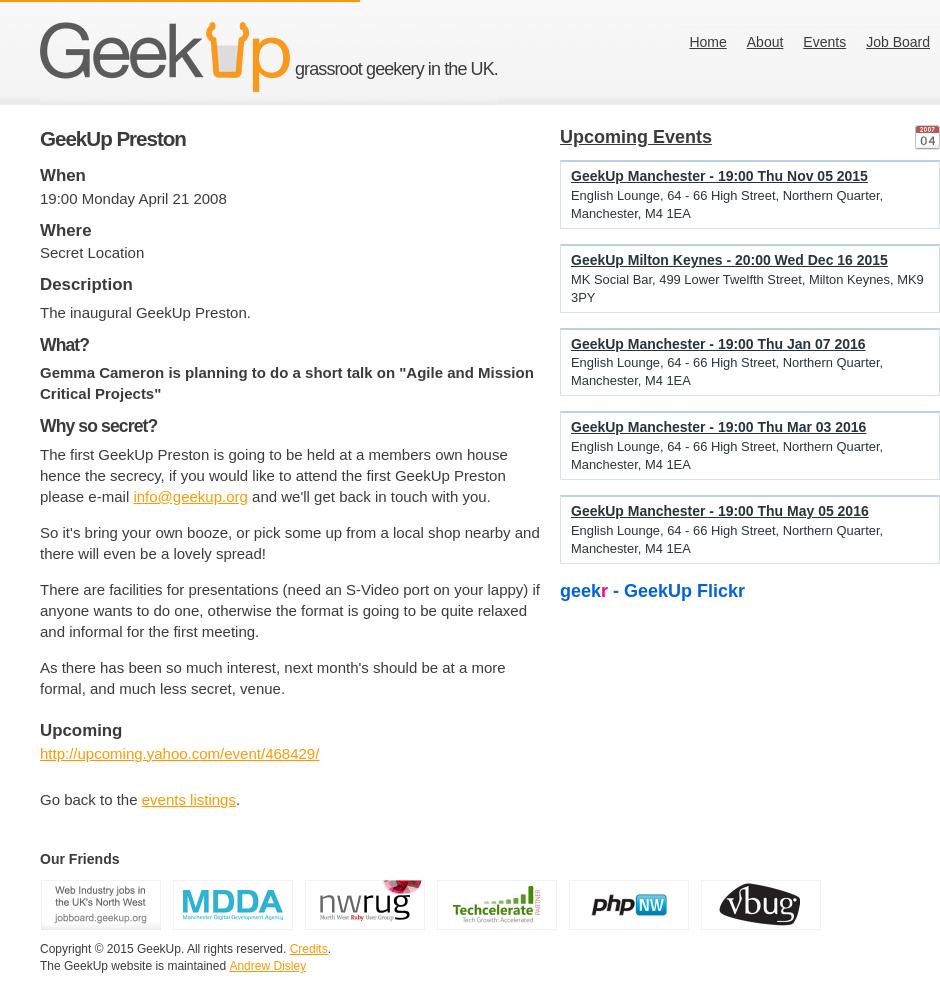 The width and height of the screenshot is (940, 1000). What do you see at coordinates (188, 798) in the screenshot?
I see `'events listings'` at bounding box center [188, 798].